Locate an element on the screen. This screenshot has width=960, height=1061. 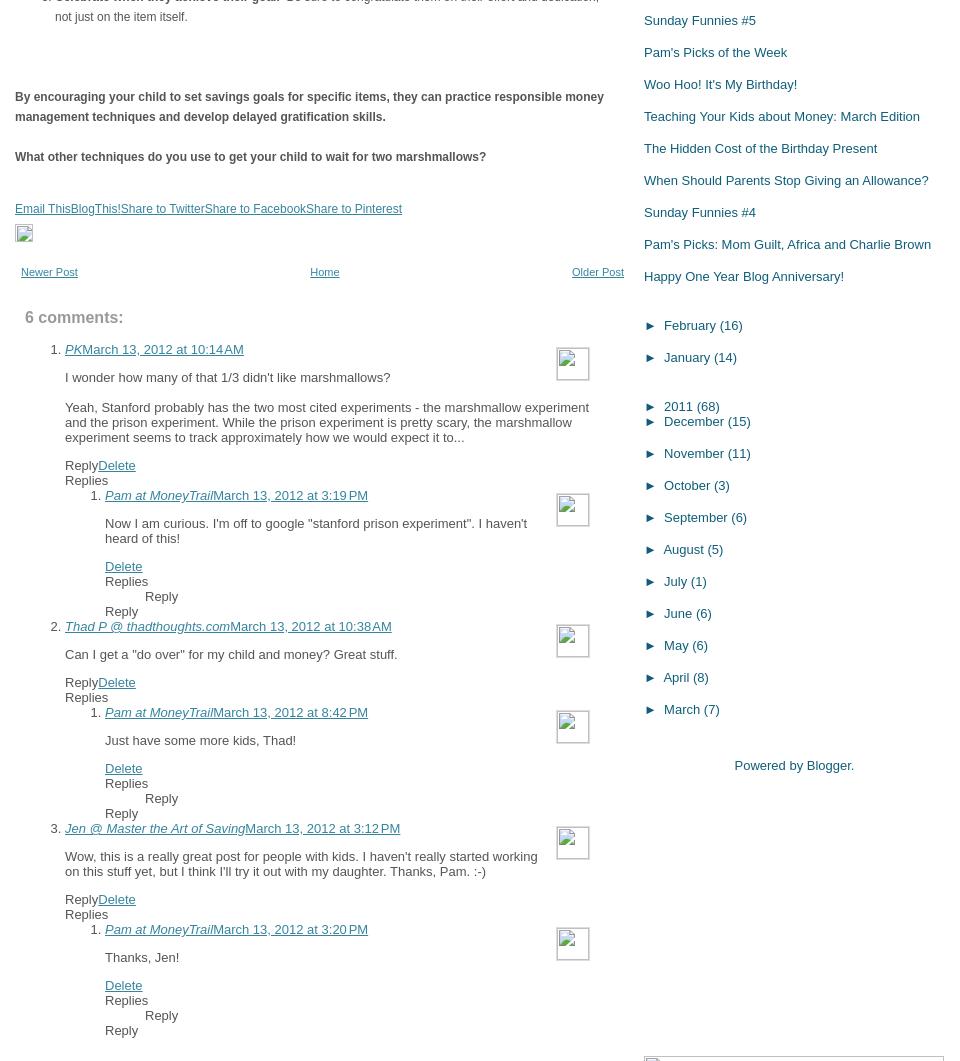
'Older Post' is located at coordinates (597, 271).